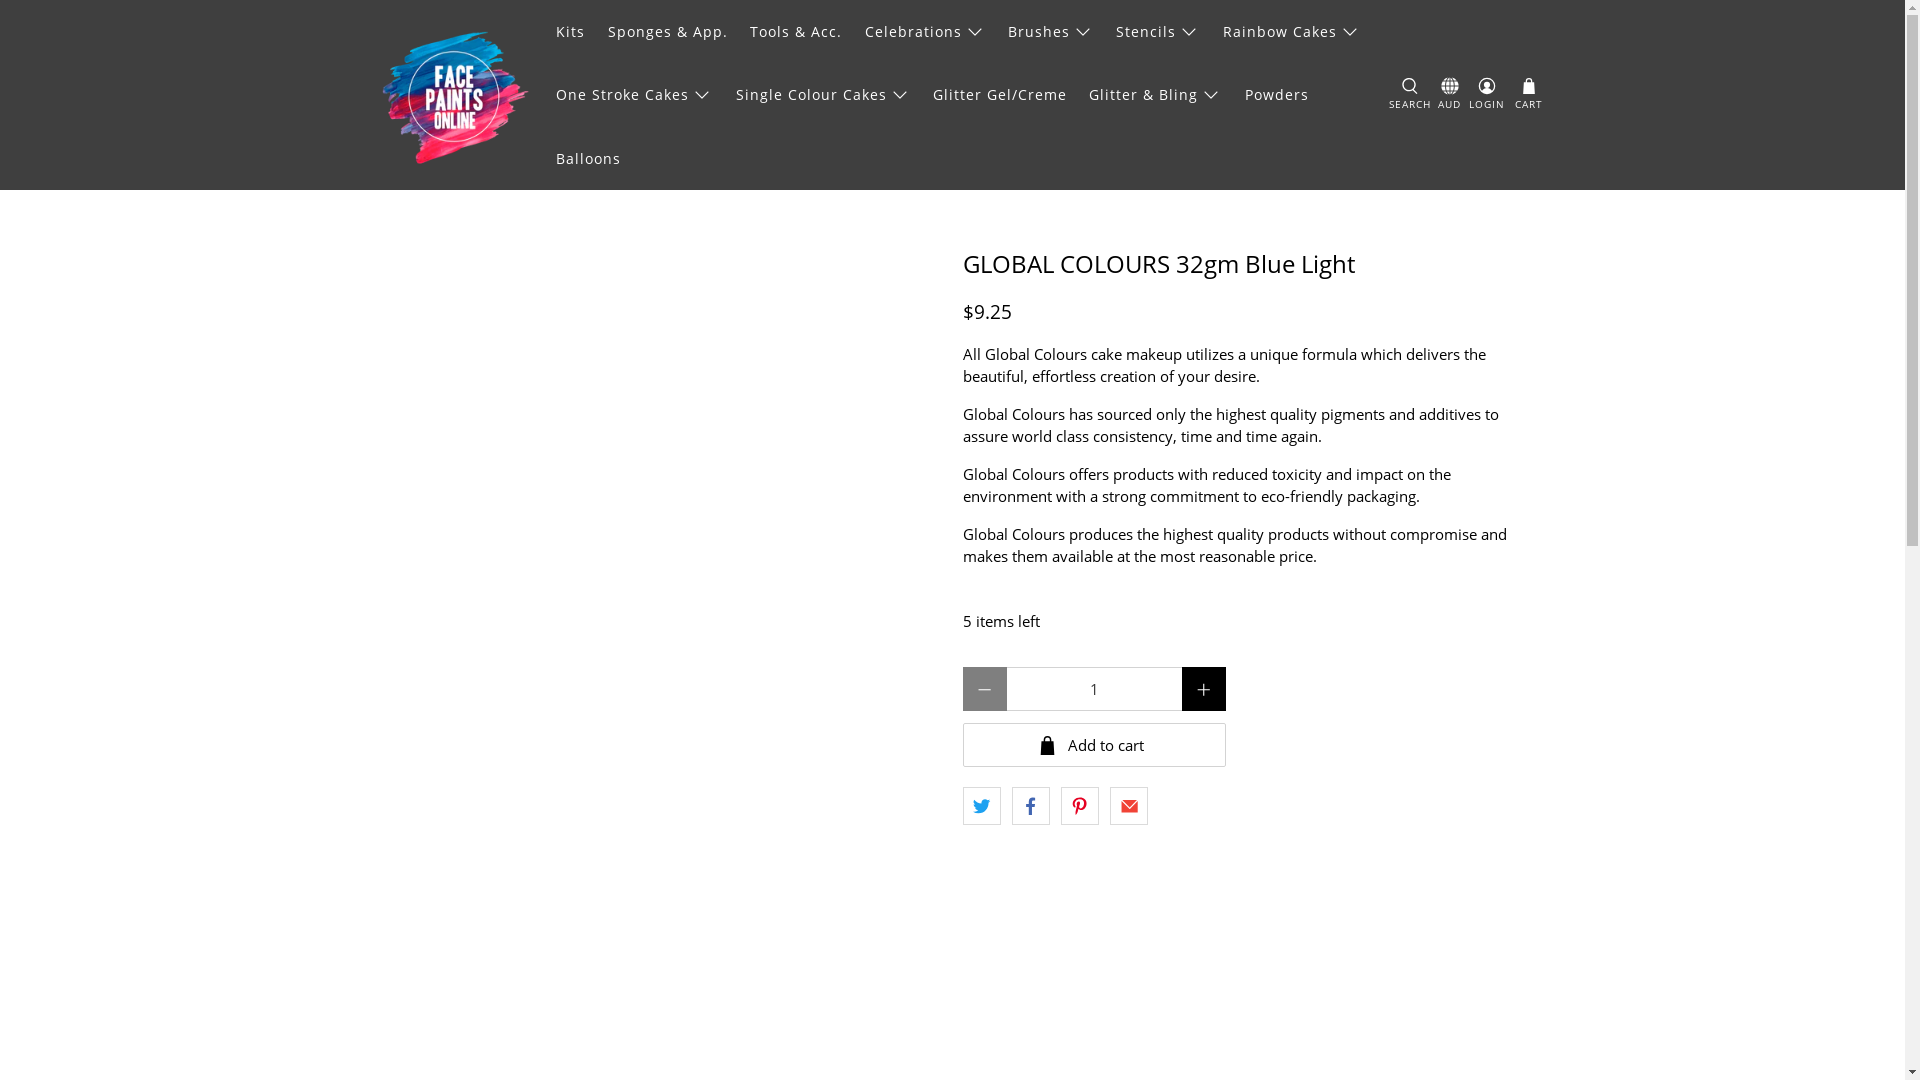  What do you see at coordinates (1079, 805) in the screenshot?
I see `'Share this on Pinterest'` at bounding box center [1079, 805].